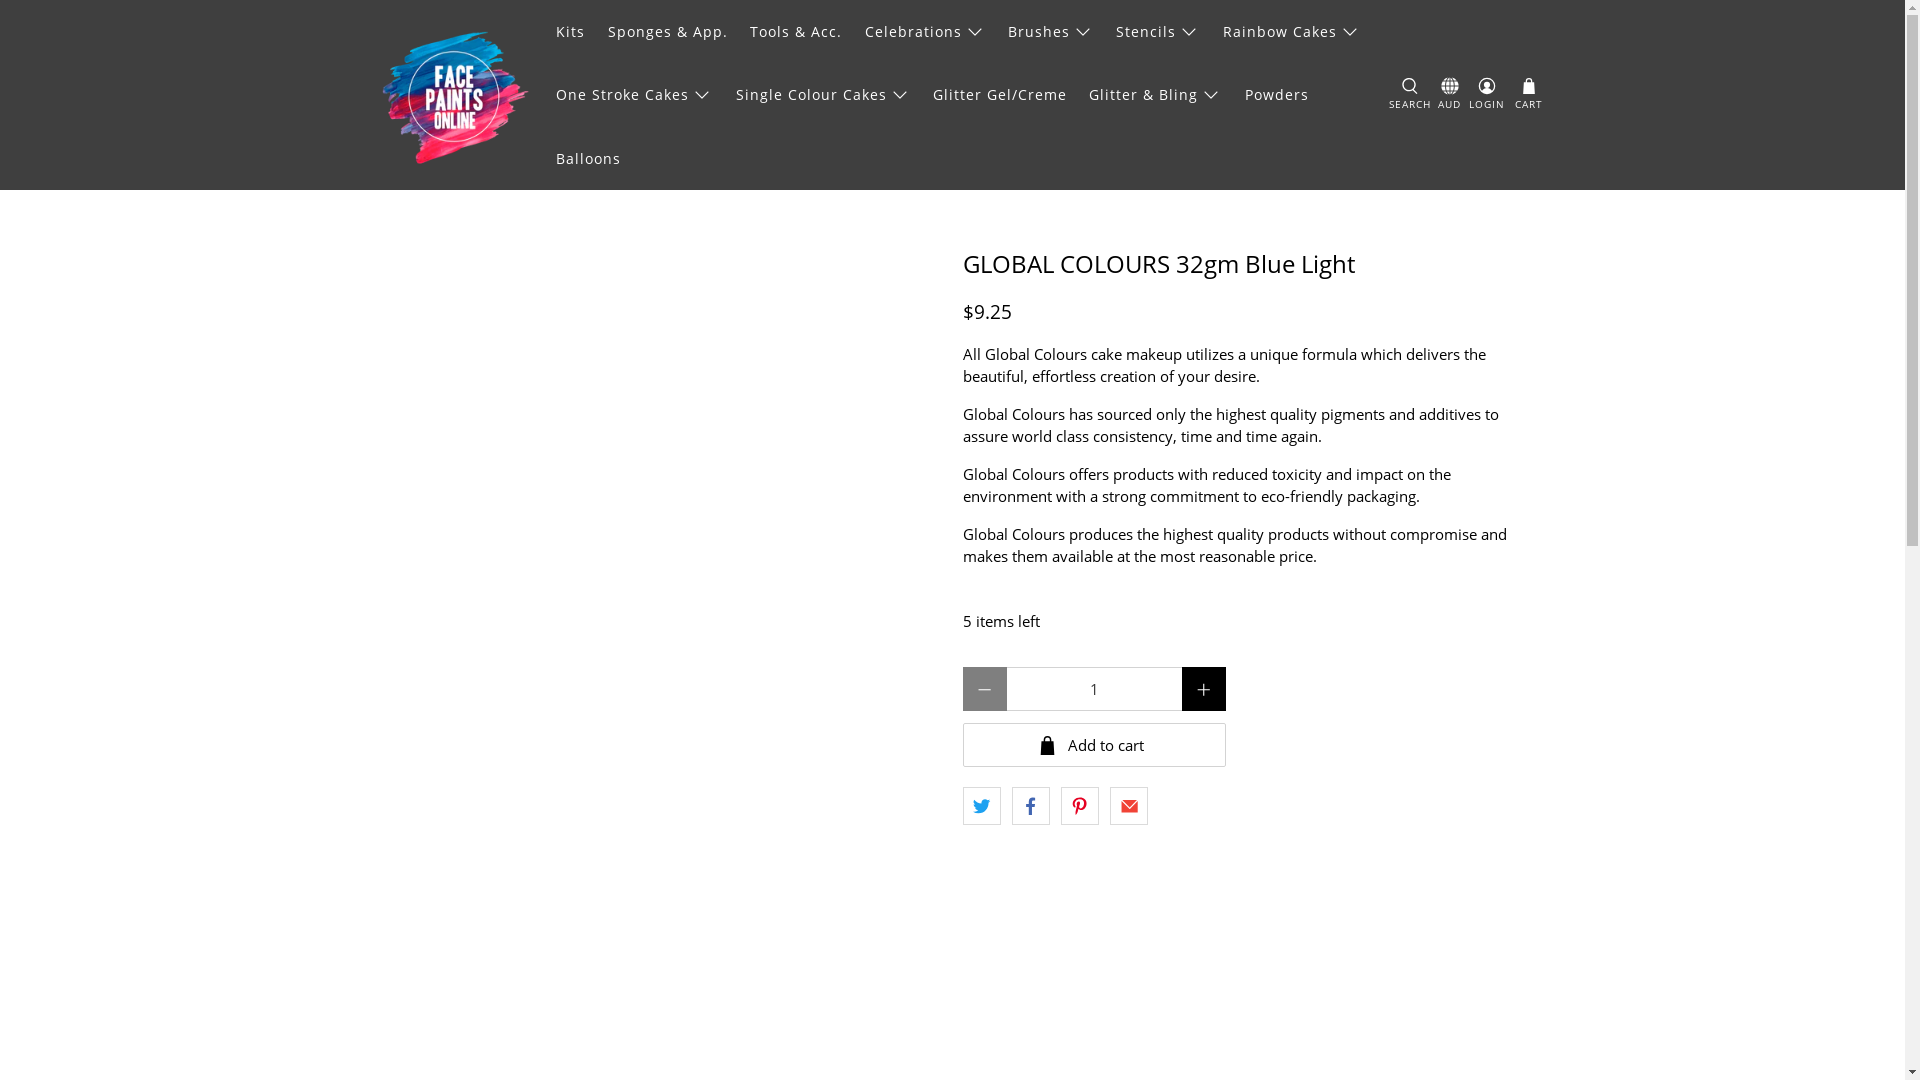  What do you see at coordinates (1079, 805) in the screenshot?
I see `'Share this on Pinterest'` at bounding box center [1079, 805].